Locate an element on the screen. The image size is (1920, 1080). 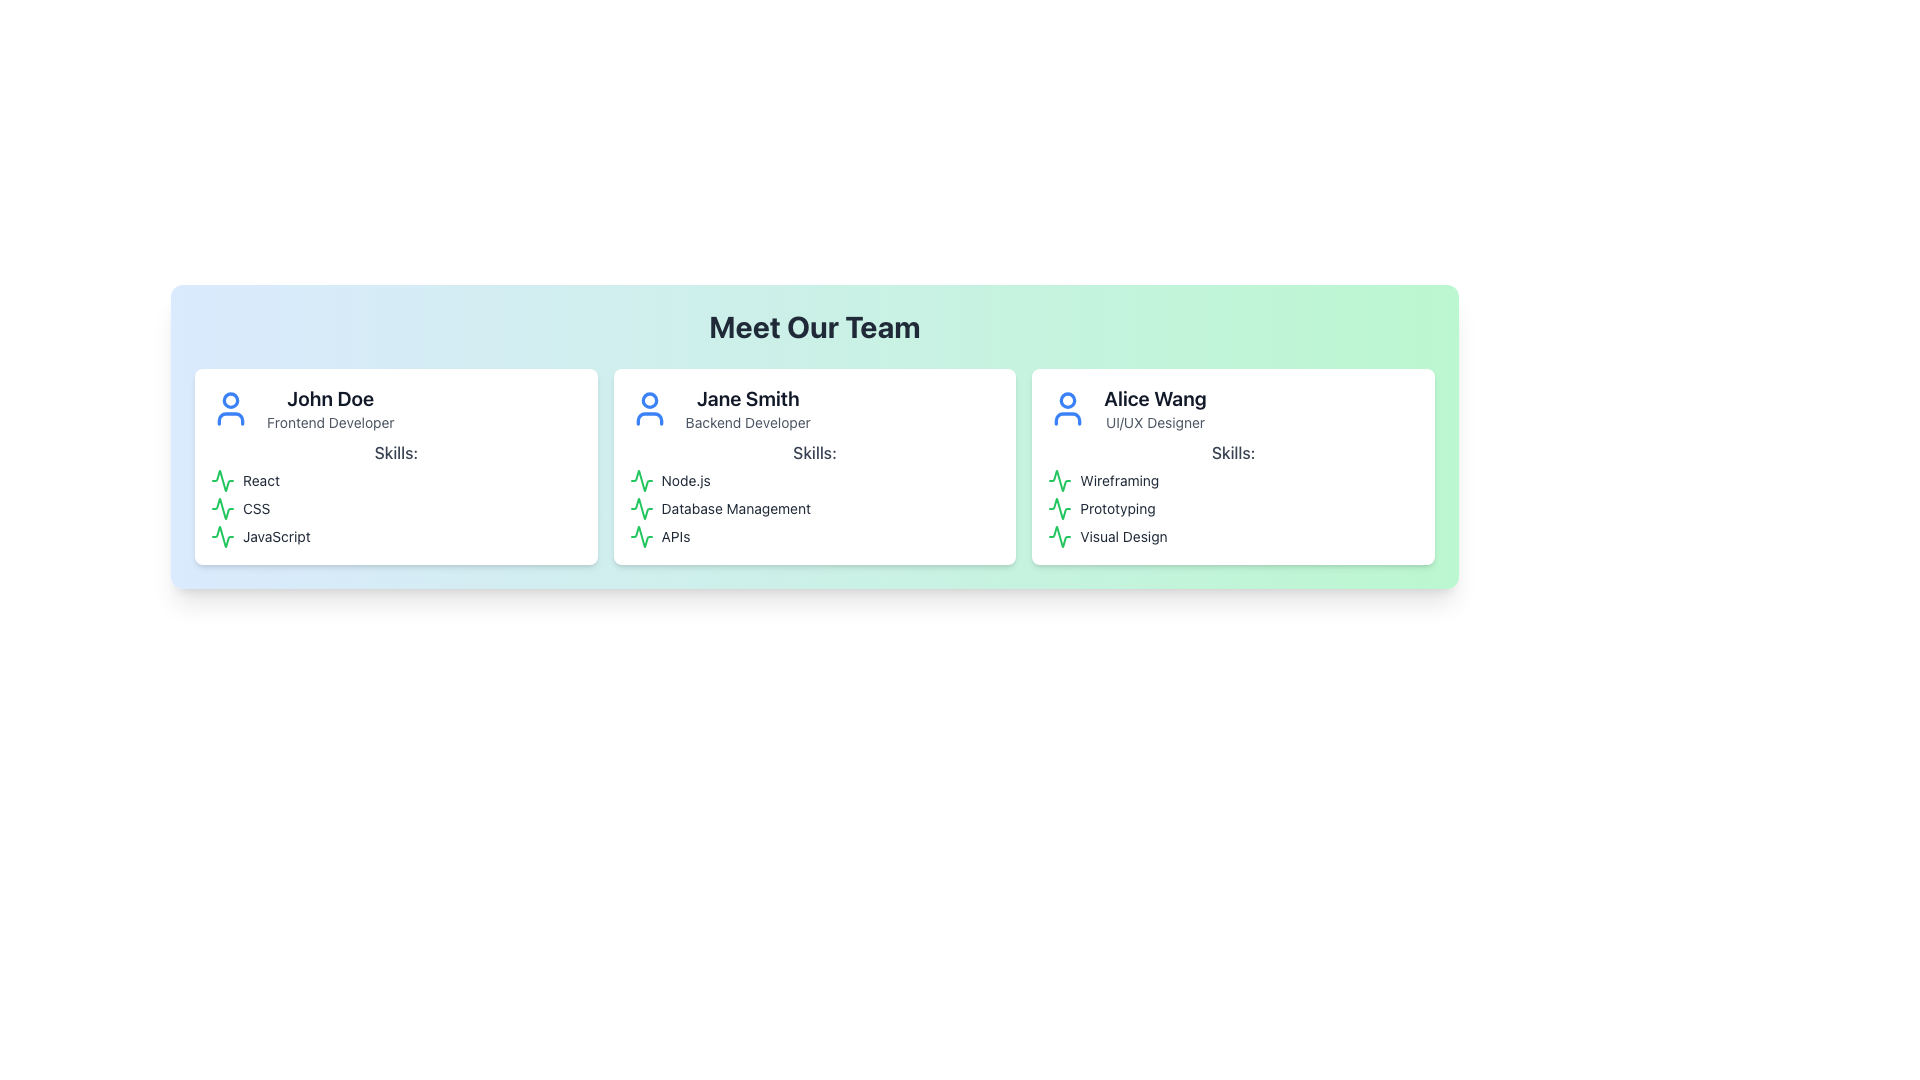
the text element reading 'Jane Smith', which is bold and emphasized at the top of the middle card in a team member list is located at coordinates (747, 398).